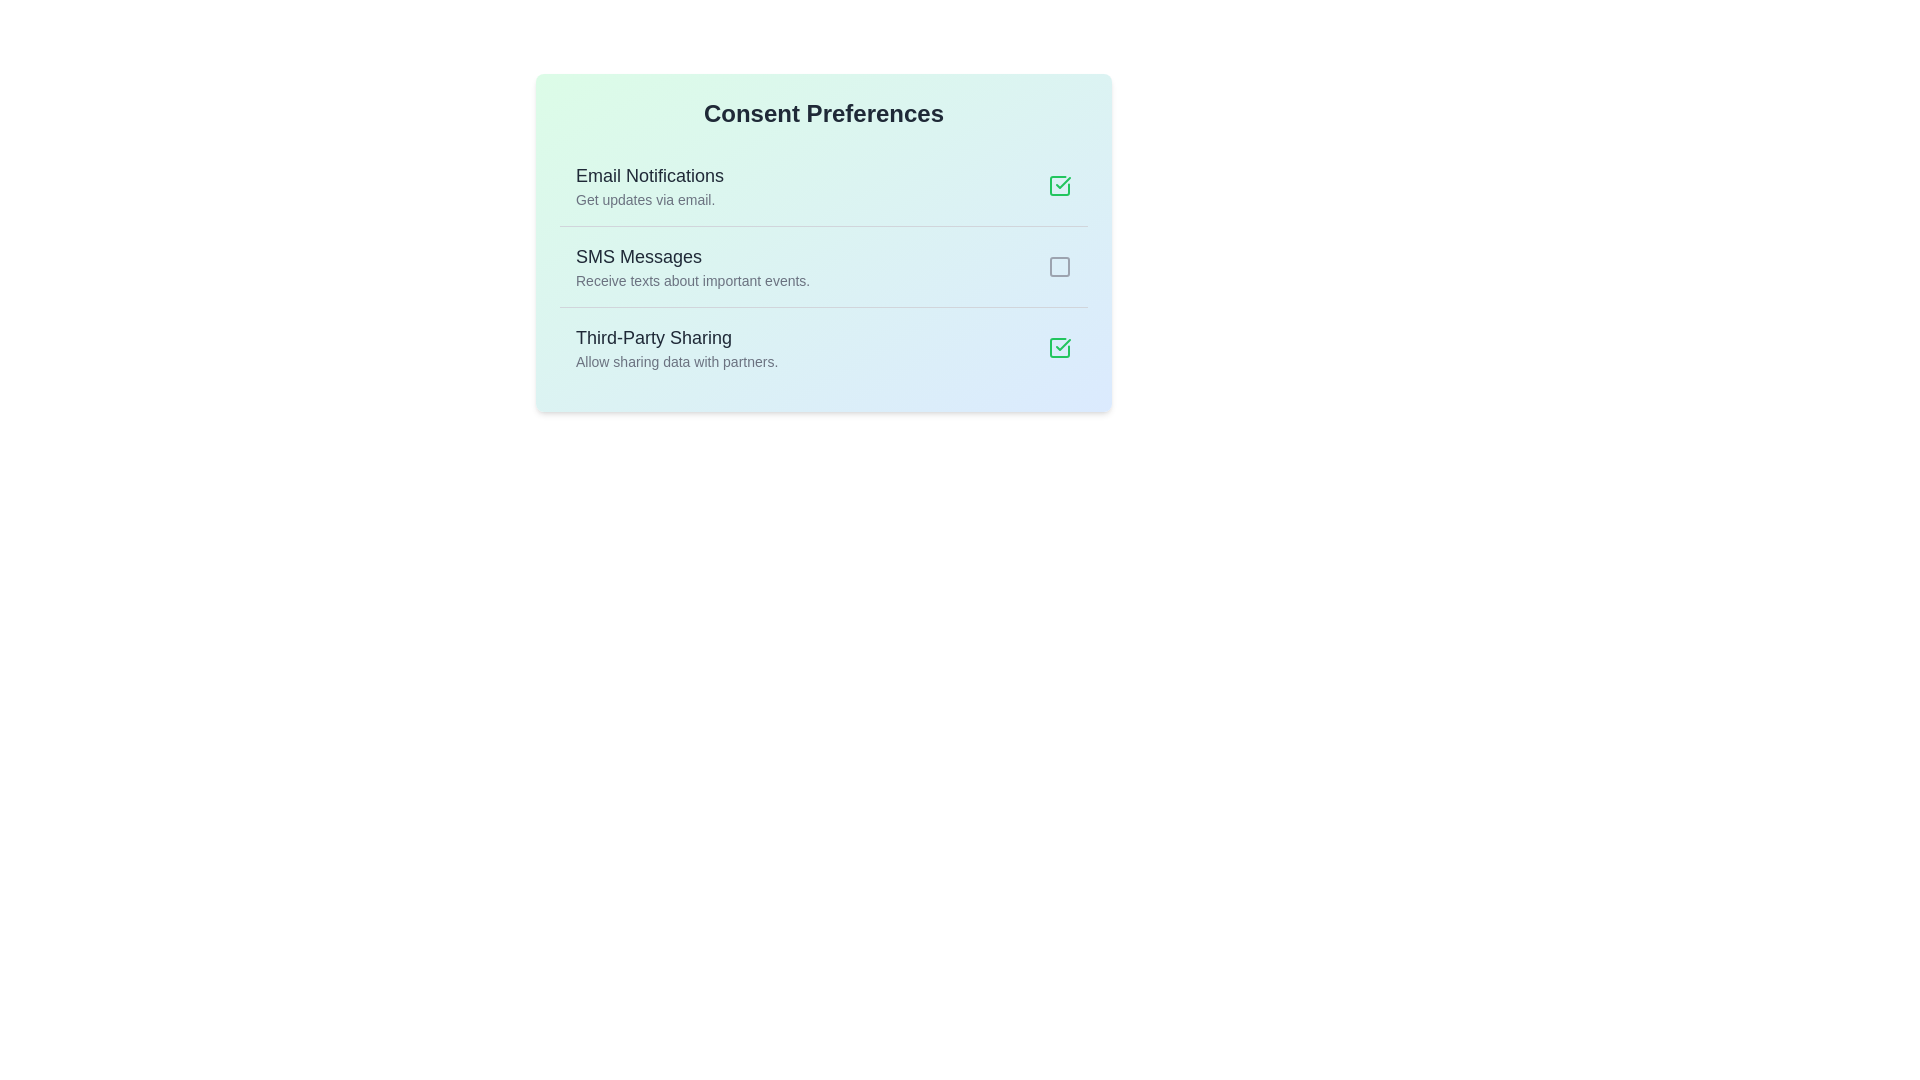  I want to click on the header of the Consent Preferences component, so click(824, 114).